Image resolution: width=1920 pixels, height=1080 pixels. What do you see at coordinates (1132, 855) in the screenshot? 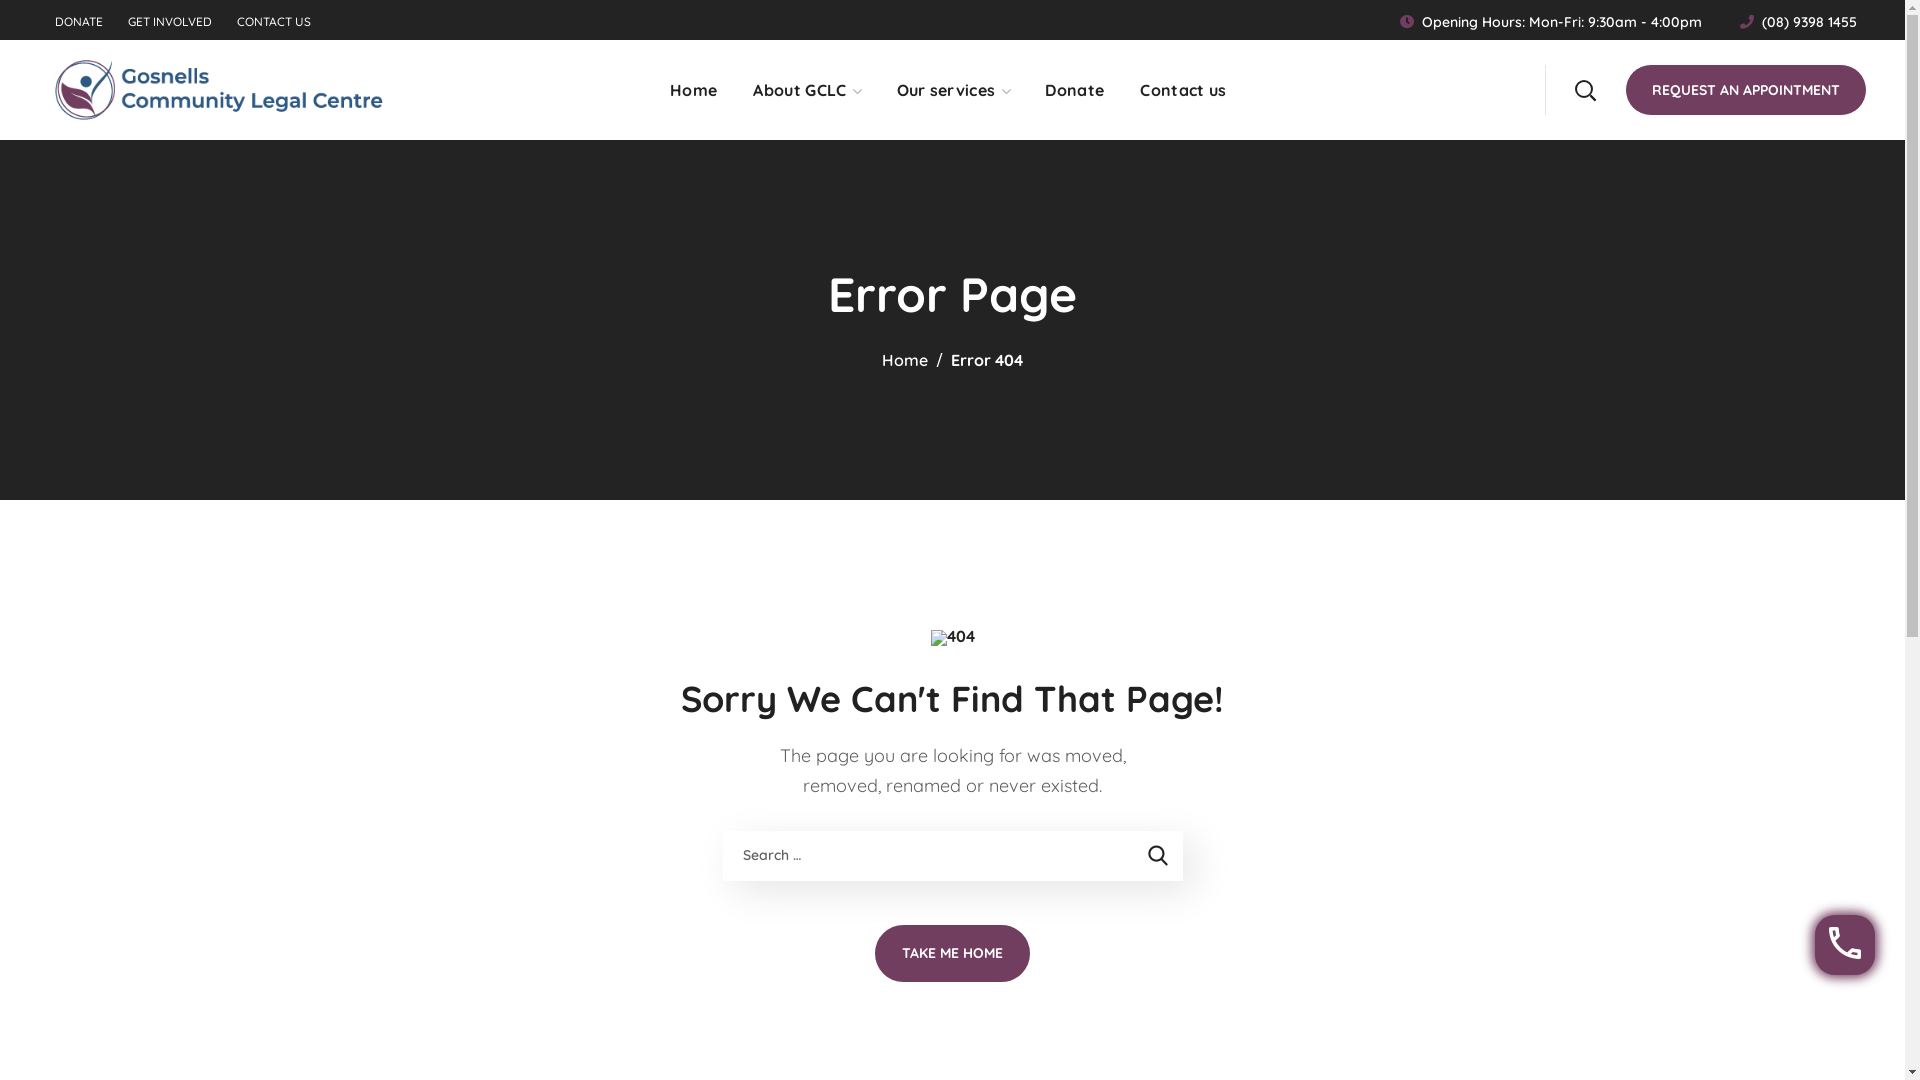
I see `'Search'` at bounding box center [1132, 855].